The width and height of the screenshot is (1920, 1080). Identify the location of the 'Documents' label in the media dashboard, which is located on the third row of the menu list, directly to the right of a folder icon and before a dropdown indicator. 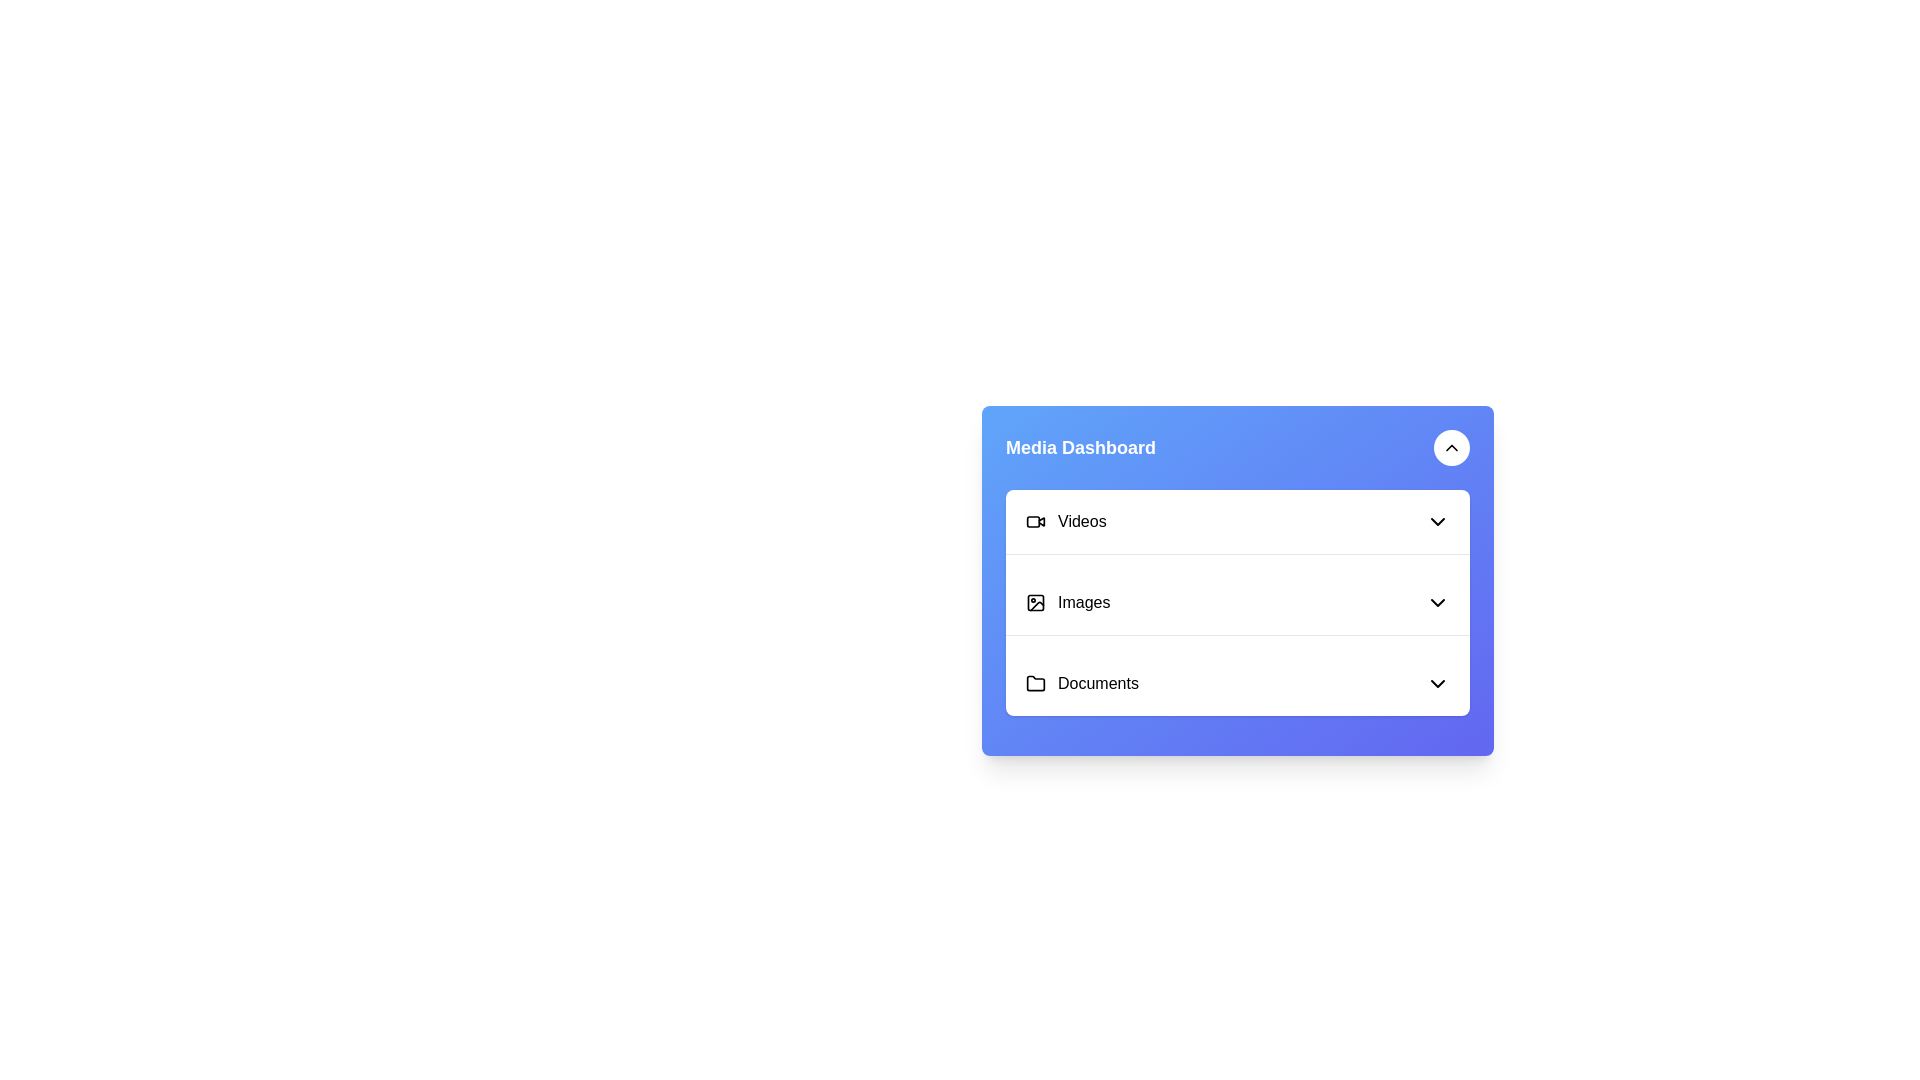
(1097, 682).